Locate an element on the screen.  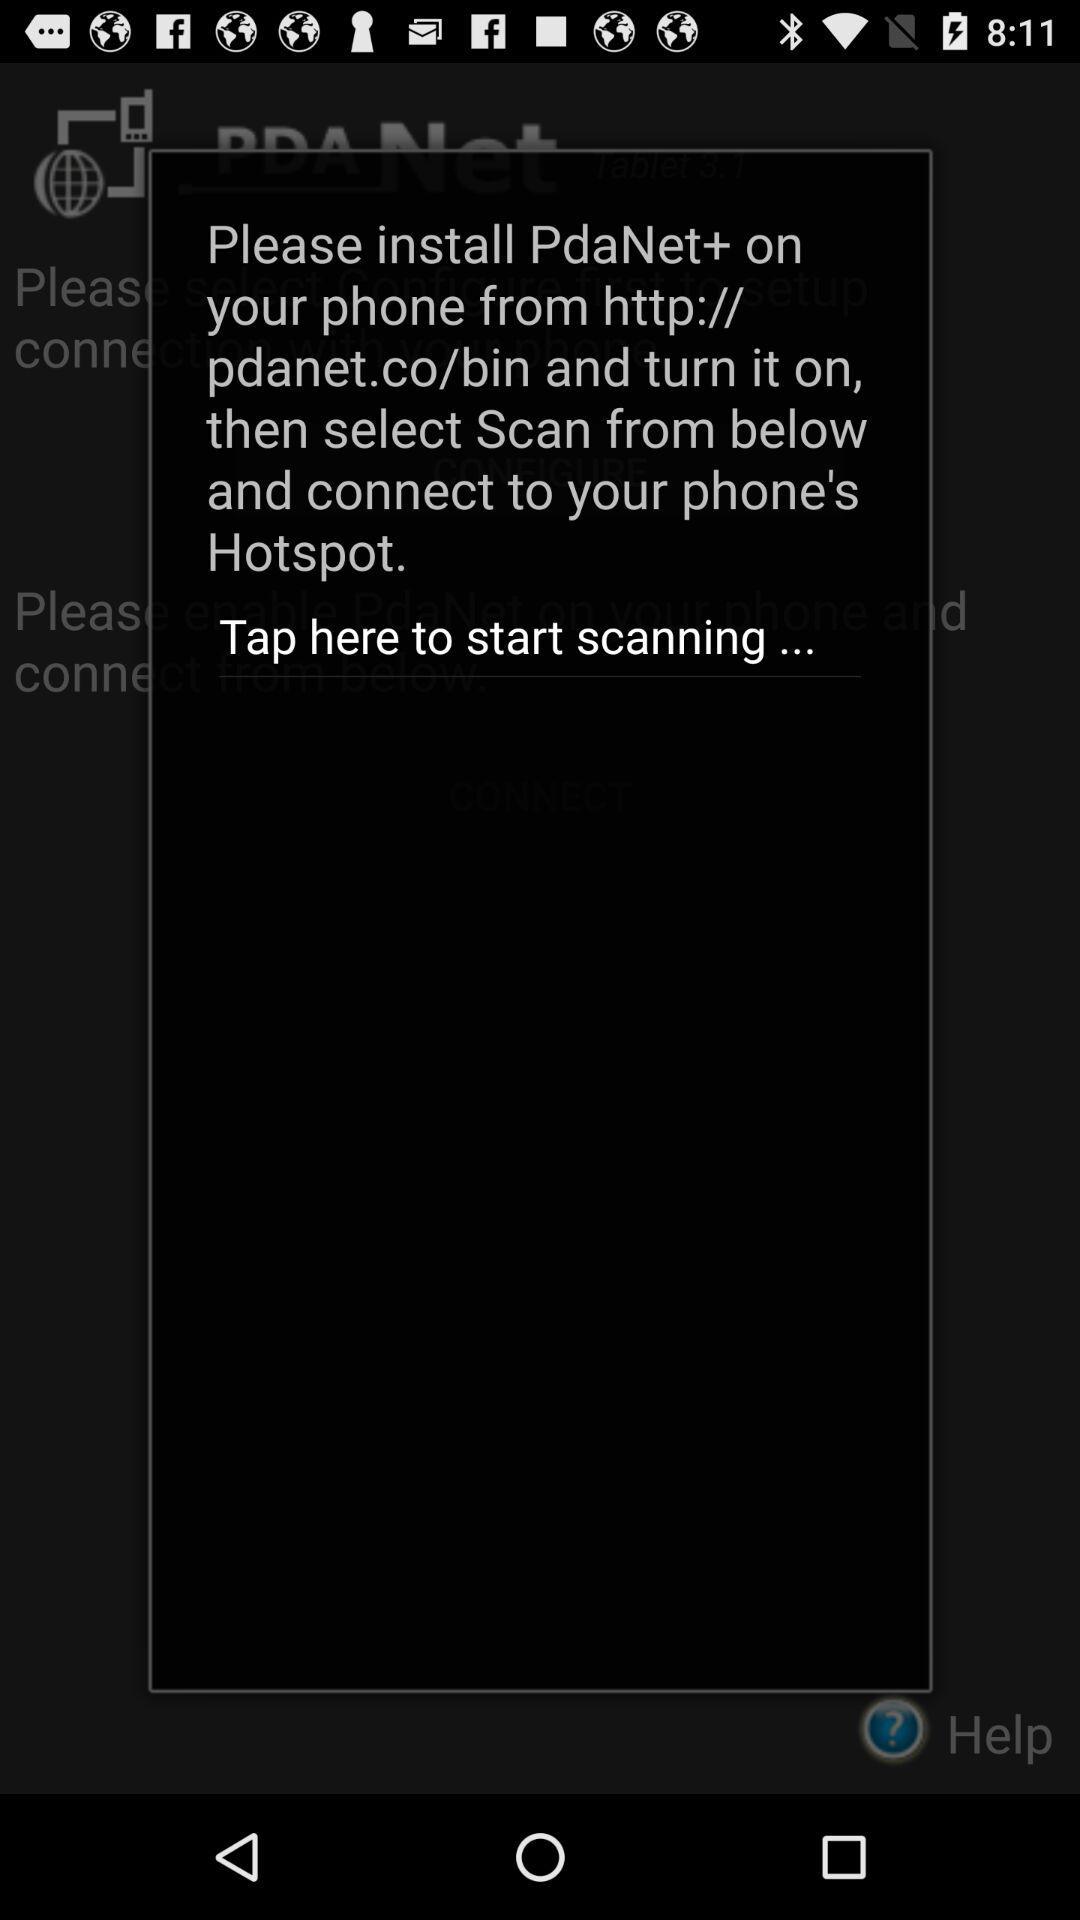
the tap here to app is located at coordinates (540, 636).